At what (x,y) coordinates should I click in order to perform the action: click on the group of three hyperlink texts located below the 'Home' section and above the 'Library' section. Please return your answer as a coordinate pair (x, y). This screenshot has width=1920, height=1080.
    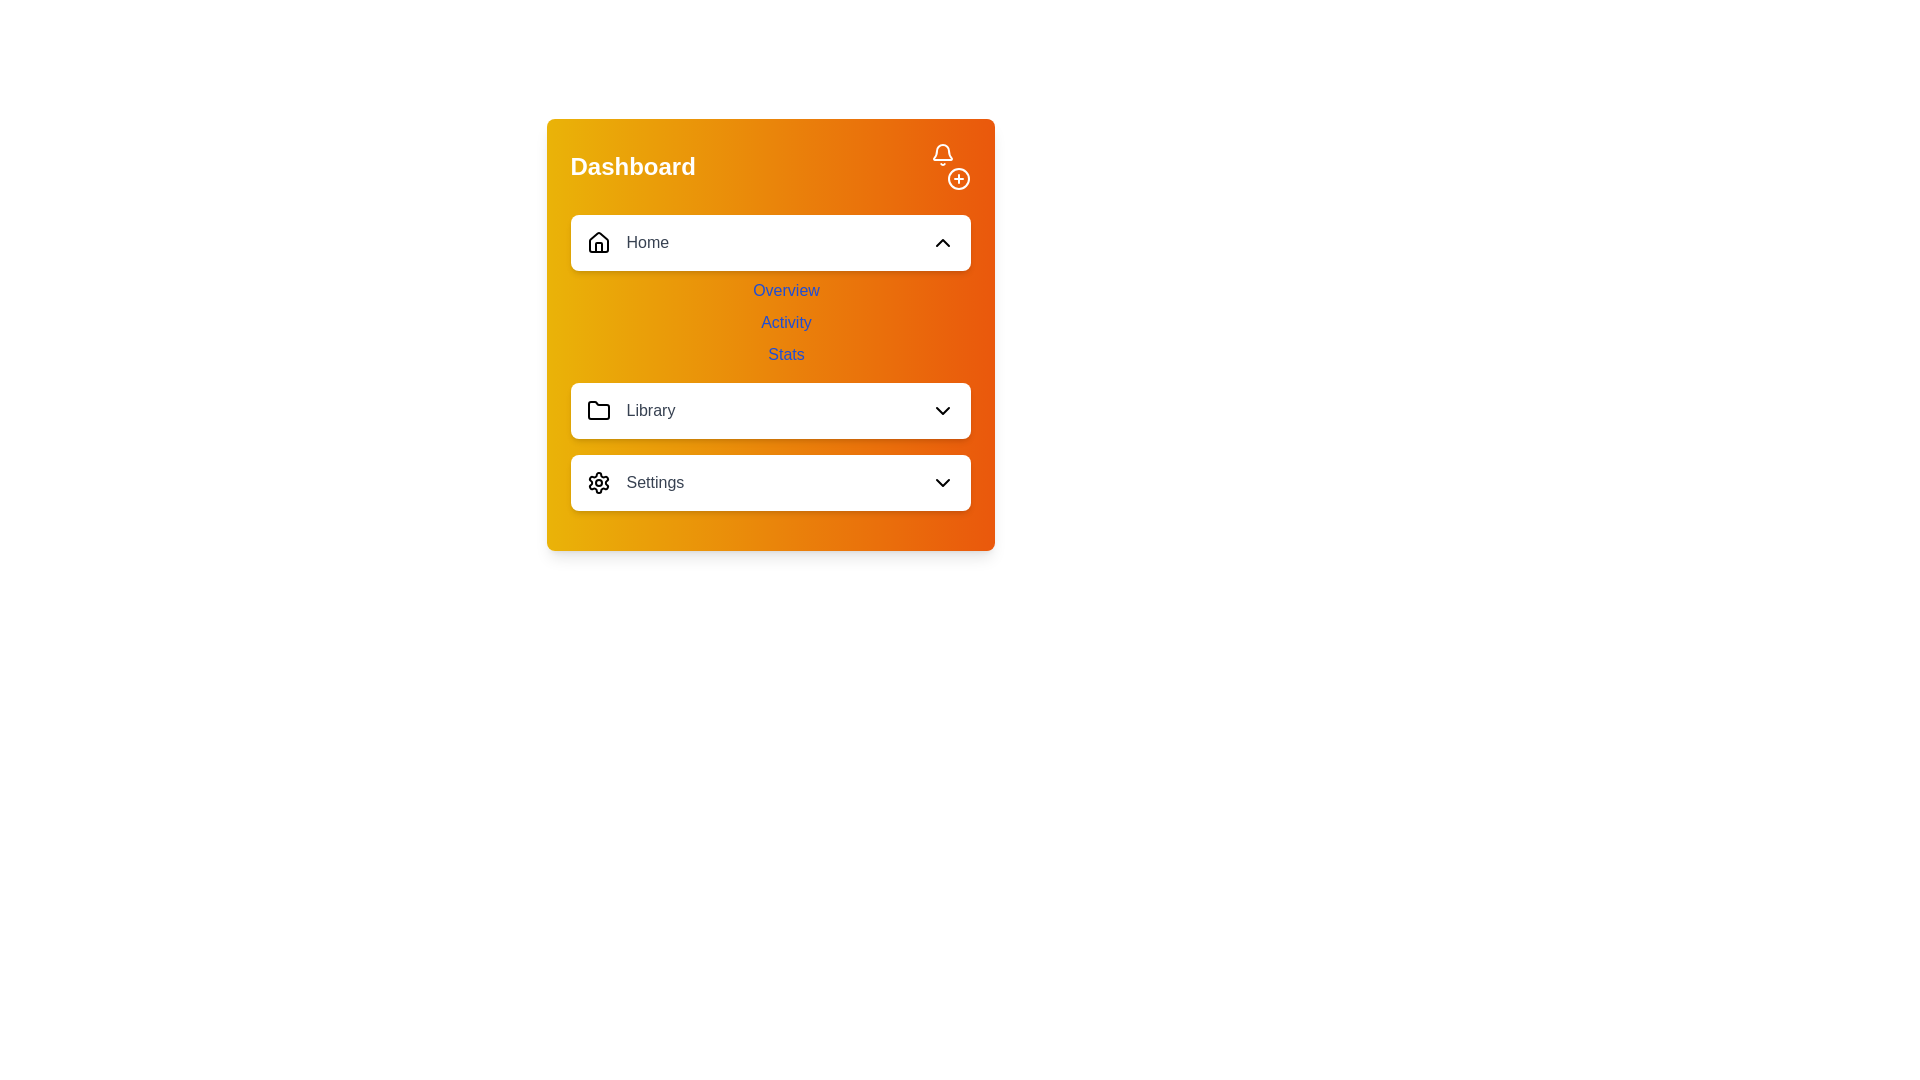
    Looking at the image, I should click on (769, 370).